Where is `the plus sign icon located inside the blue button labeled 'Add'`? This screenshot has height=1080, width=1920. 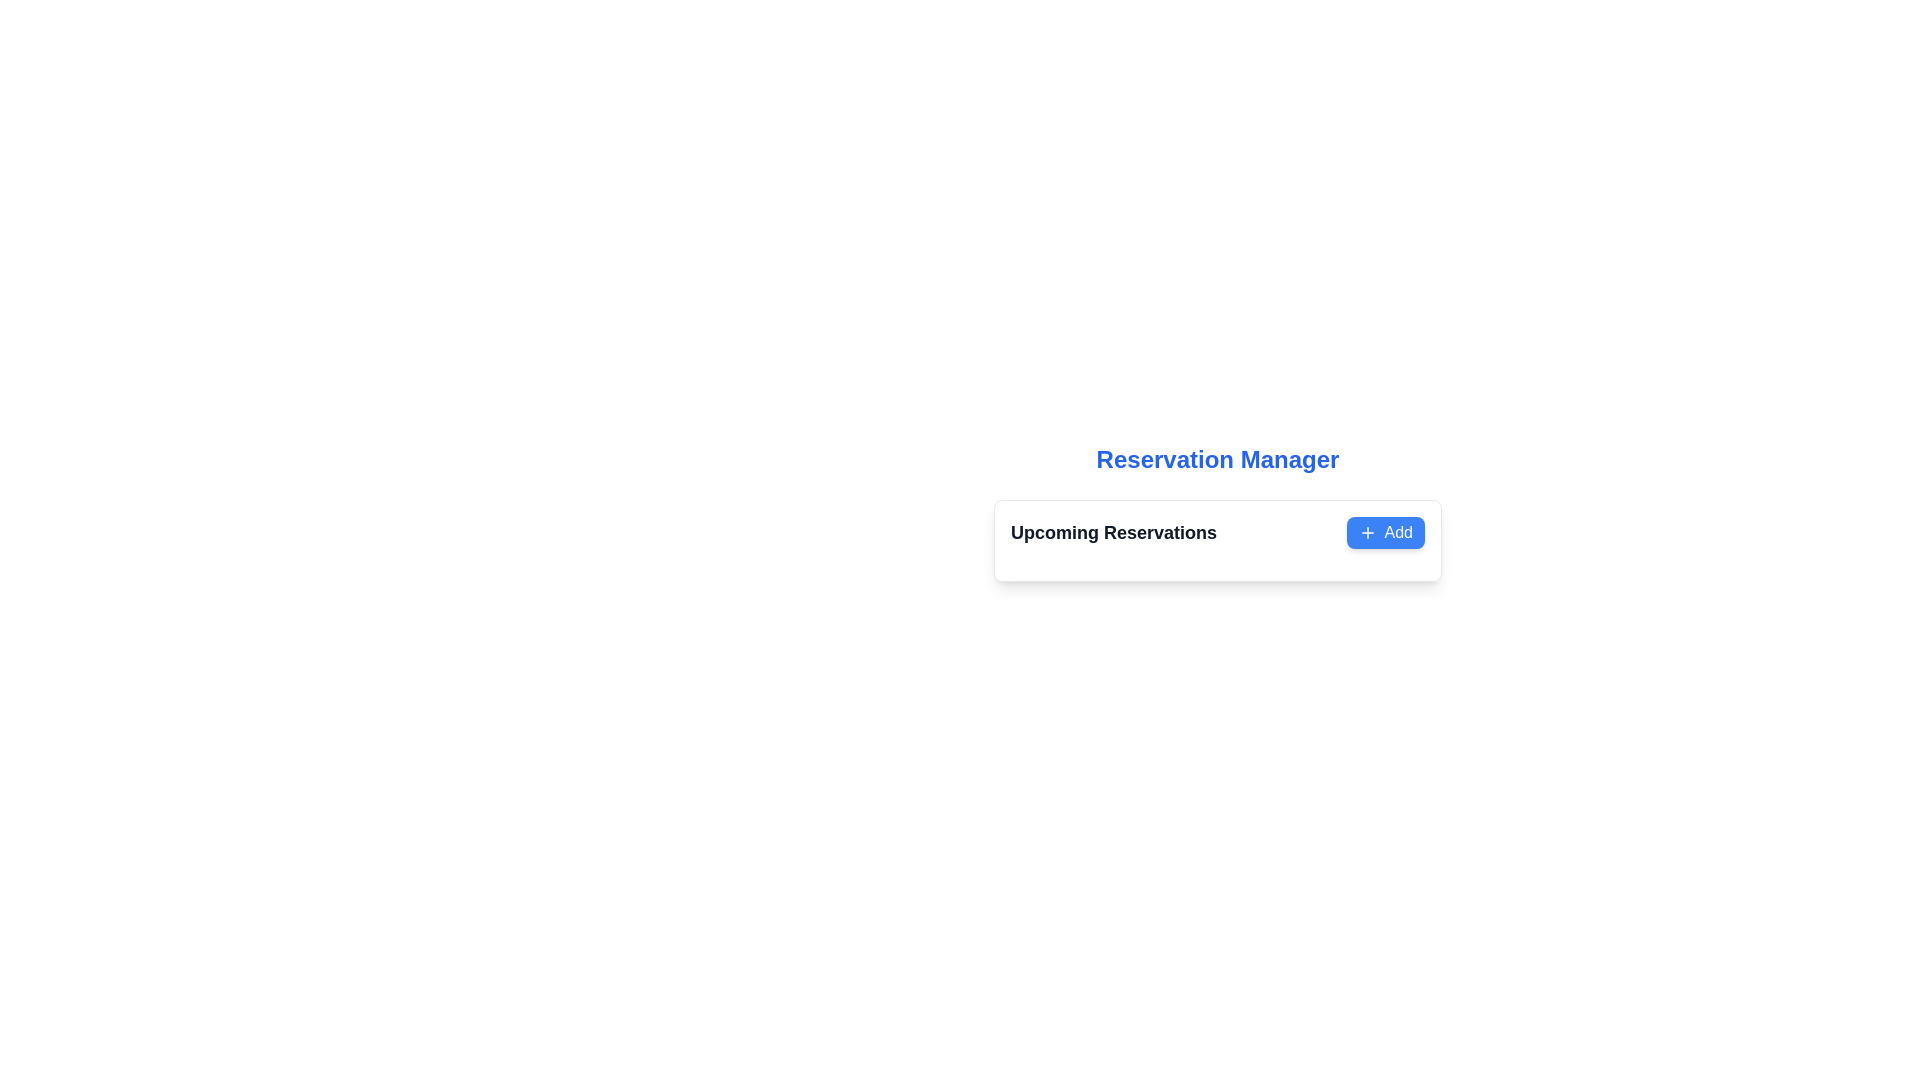
the plus sign icon located inside the blue button labeled 'Add' is located at coordinates (1366, 531).